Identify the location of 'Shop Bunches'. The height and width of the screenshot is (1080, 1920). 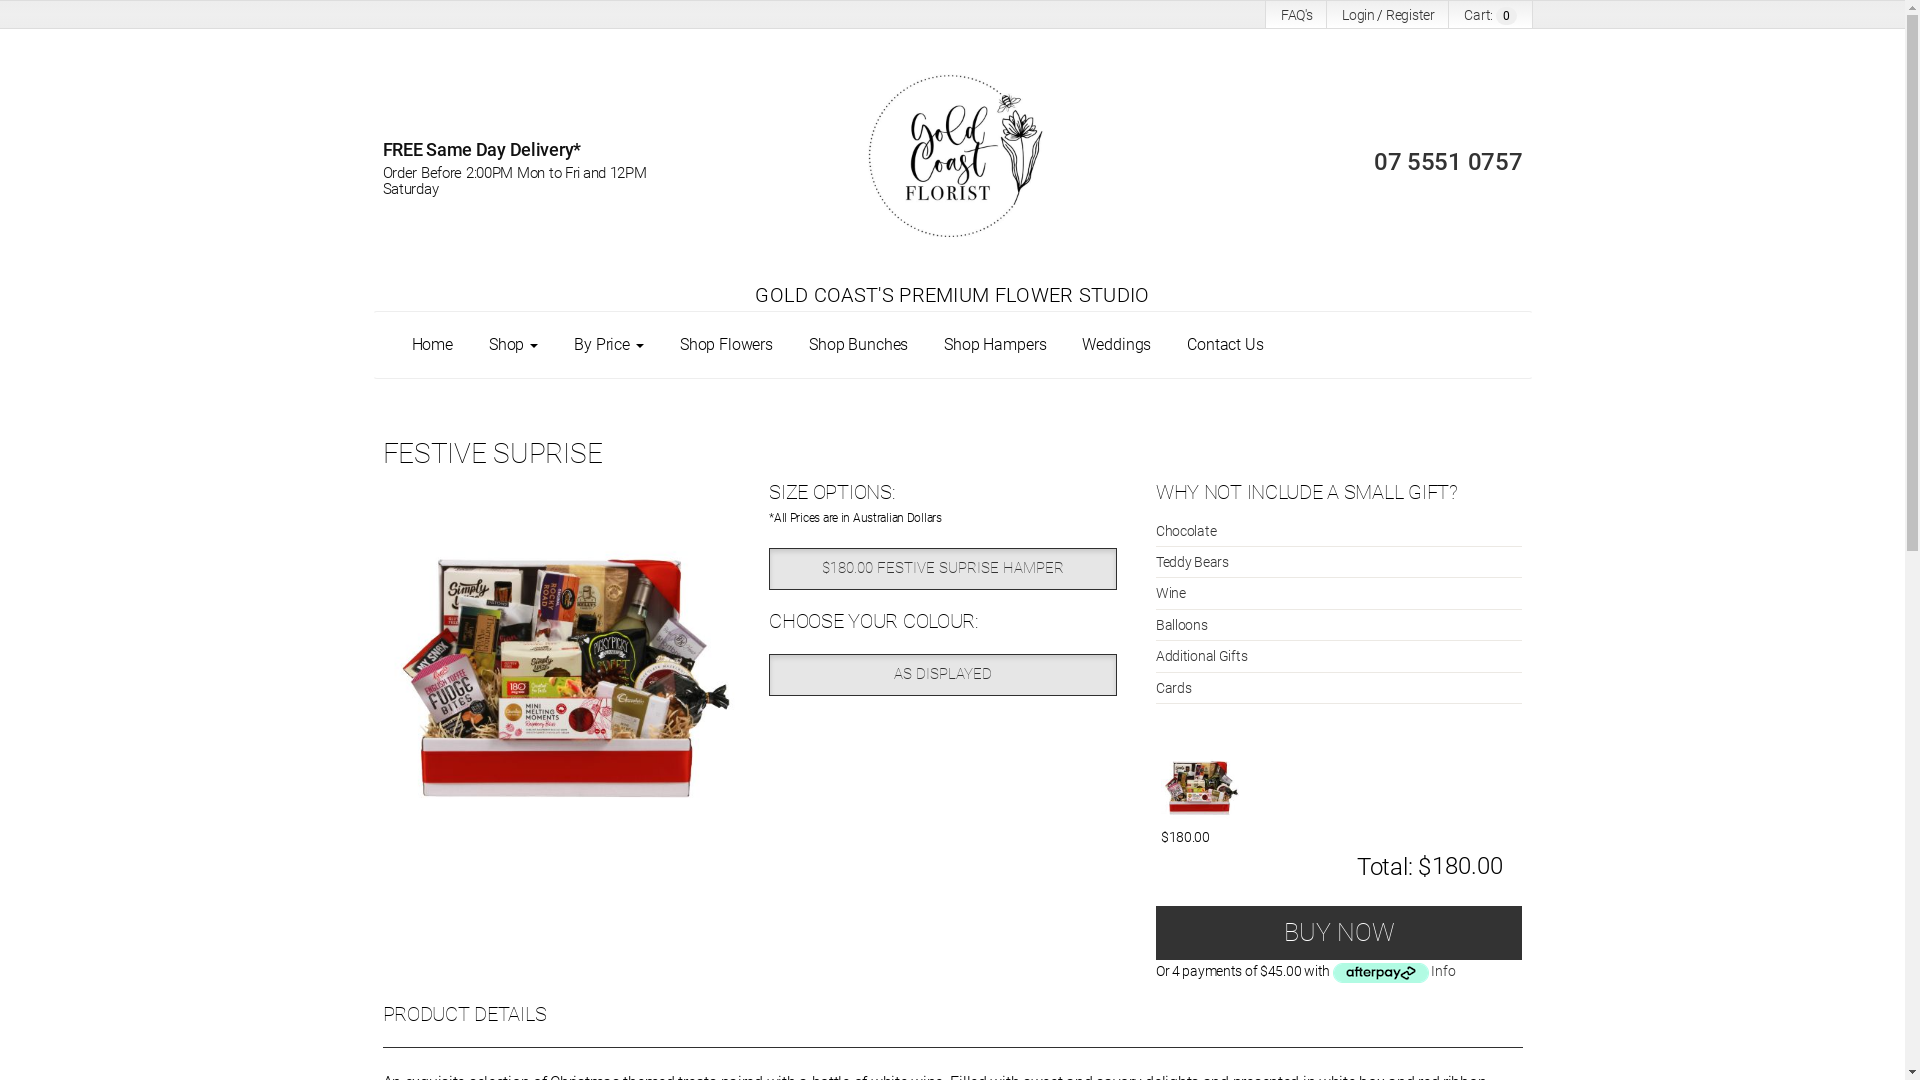
(858, 343).